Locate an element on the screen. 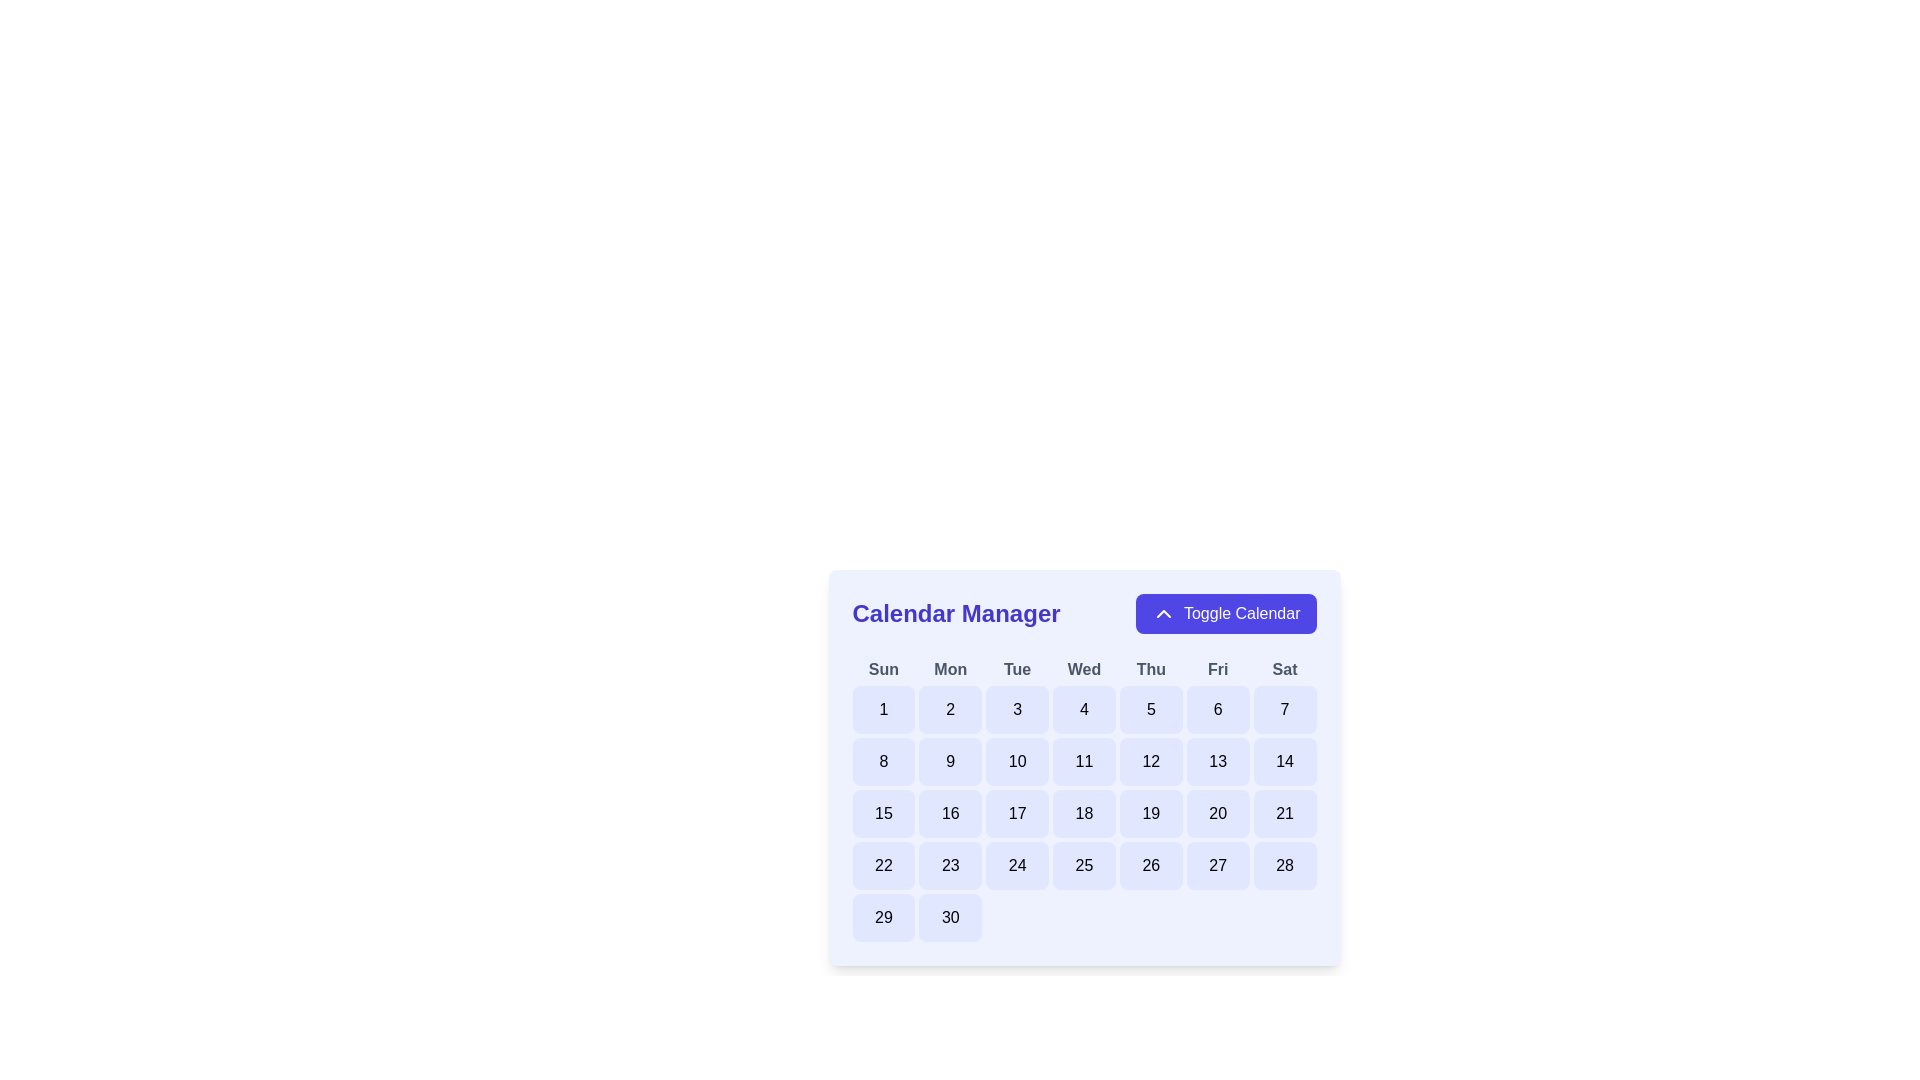  the Interactive calendar day tile representing the 27th day of the month to trigger a visual effect is located at coordinates (1217, 865).